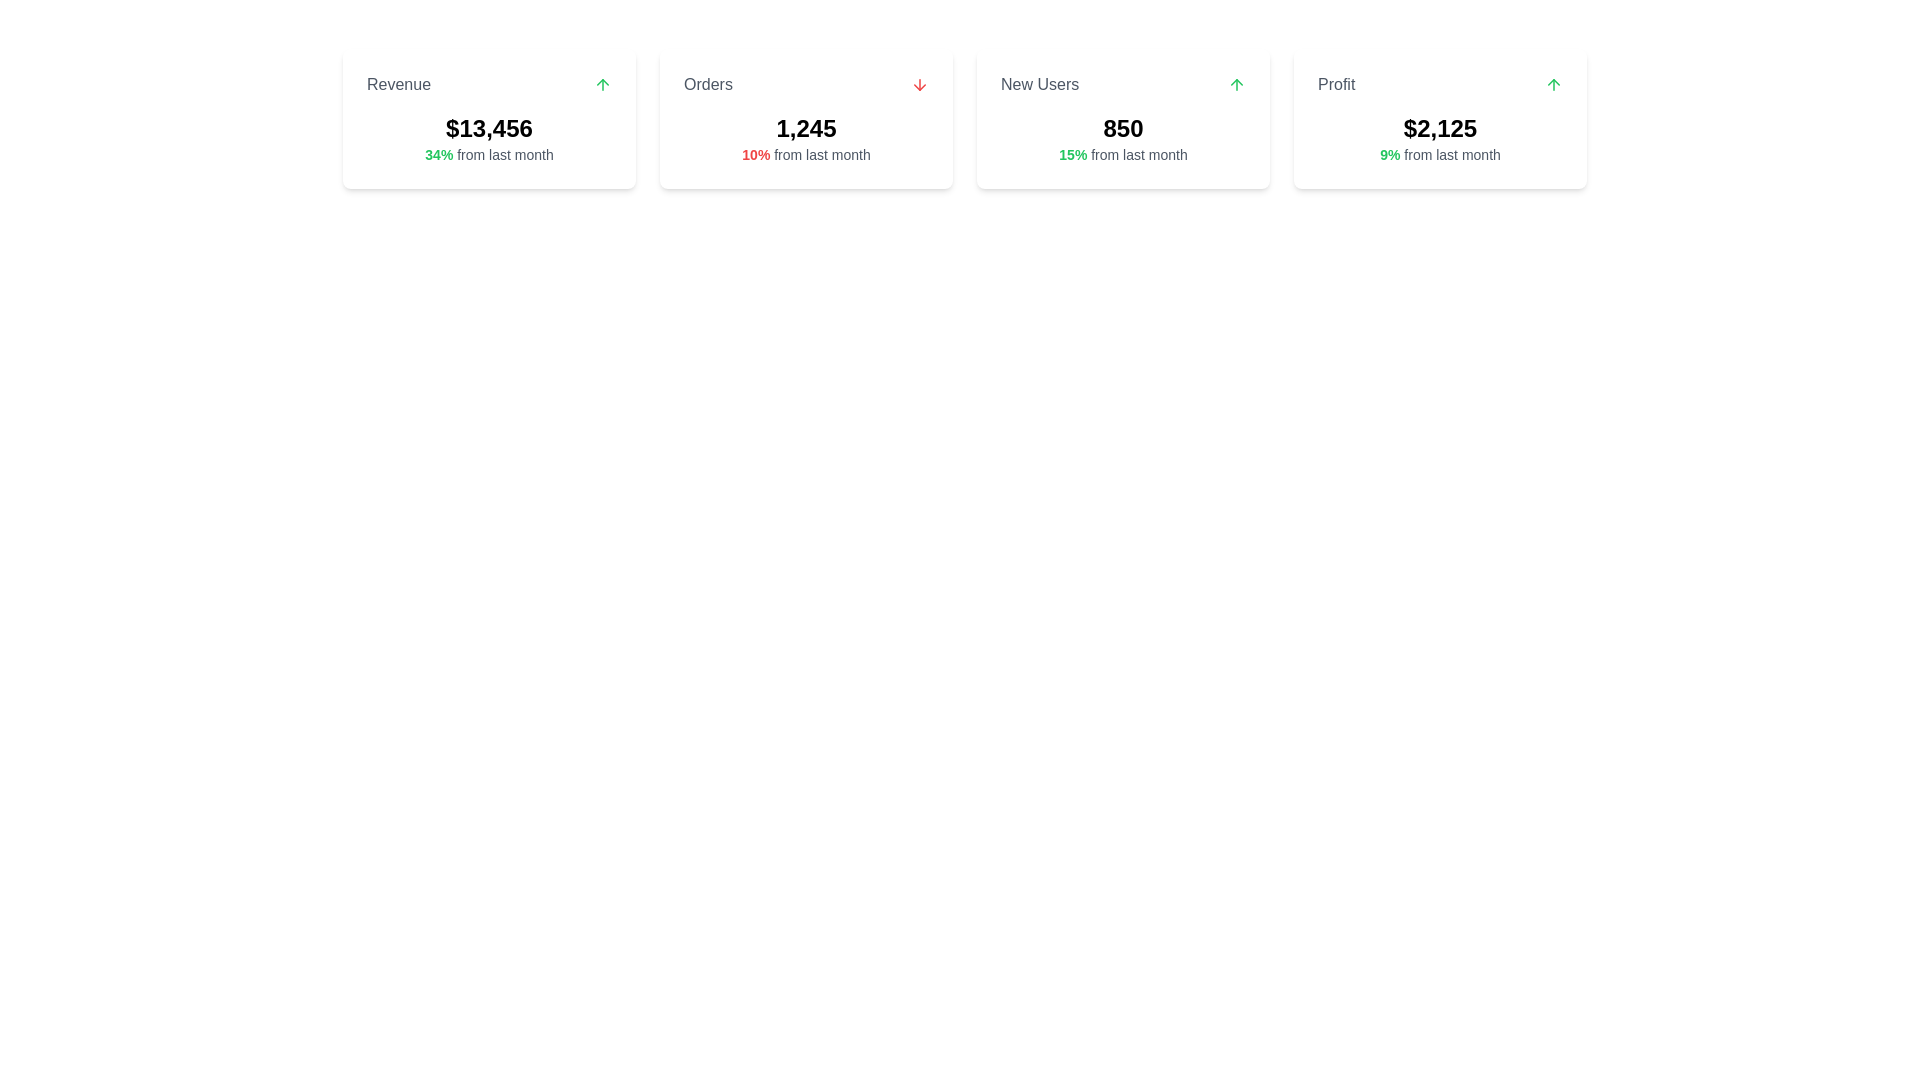 This screenshot has height=1080, width=1920. I want to click on the static text label that describes the new users metric, located in the third card from the left in a row of four cards within the dashboard-style view, so click(1040, 83).